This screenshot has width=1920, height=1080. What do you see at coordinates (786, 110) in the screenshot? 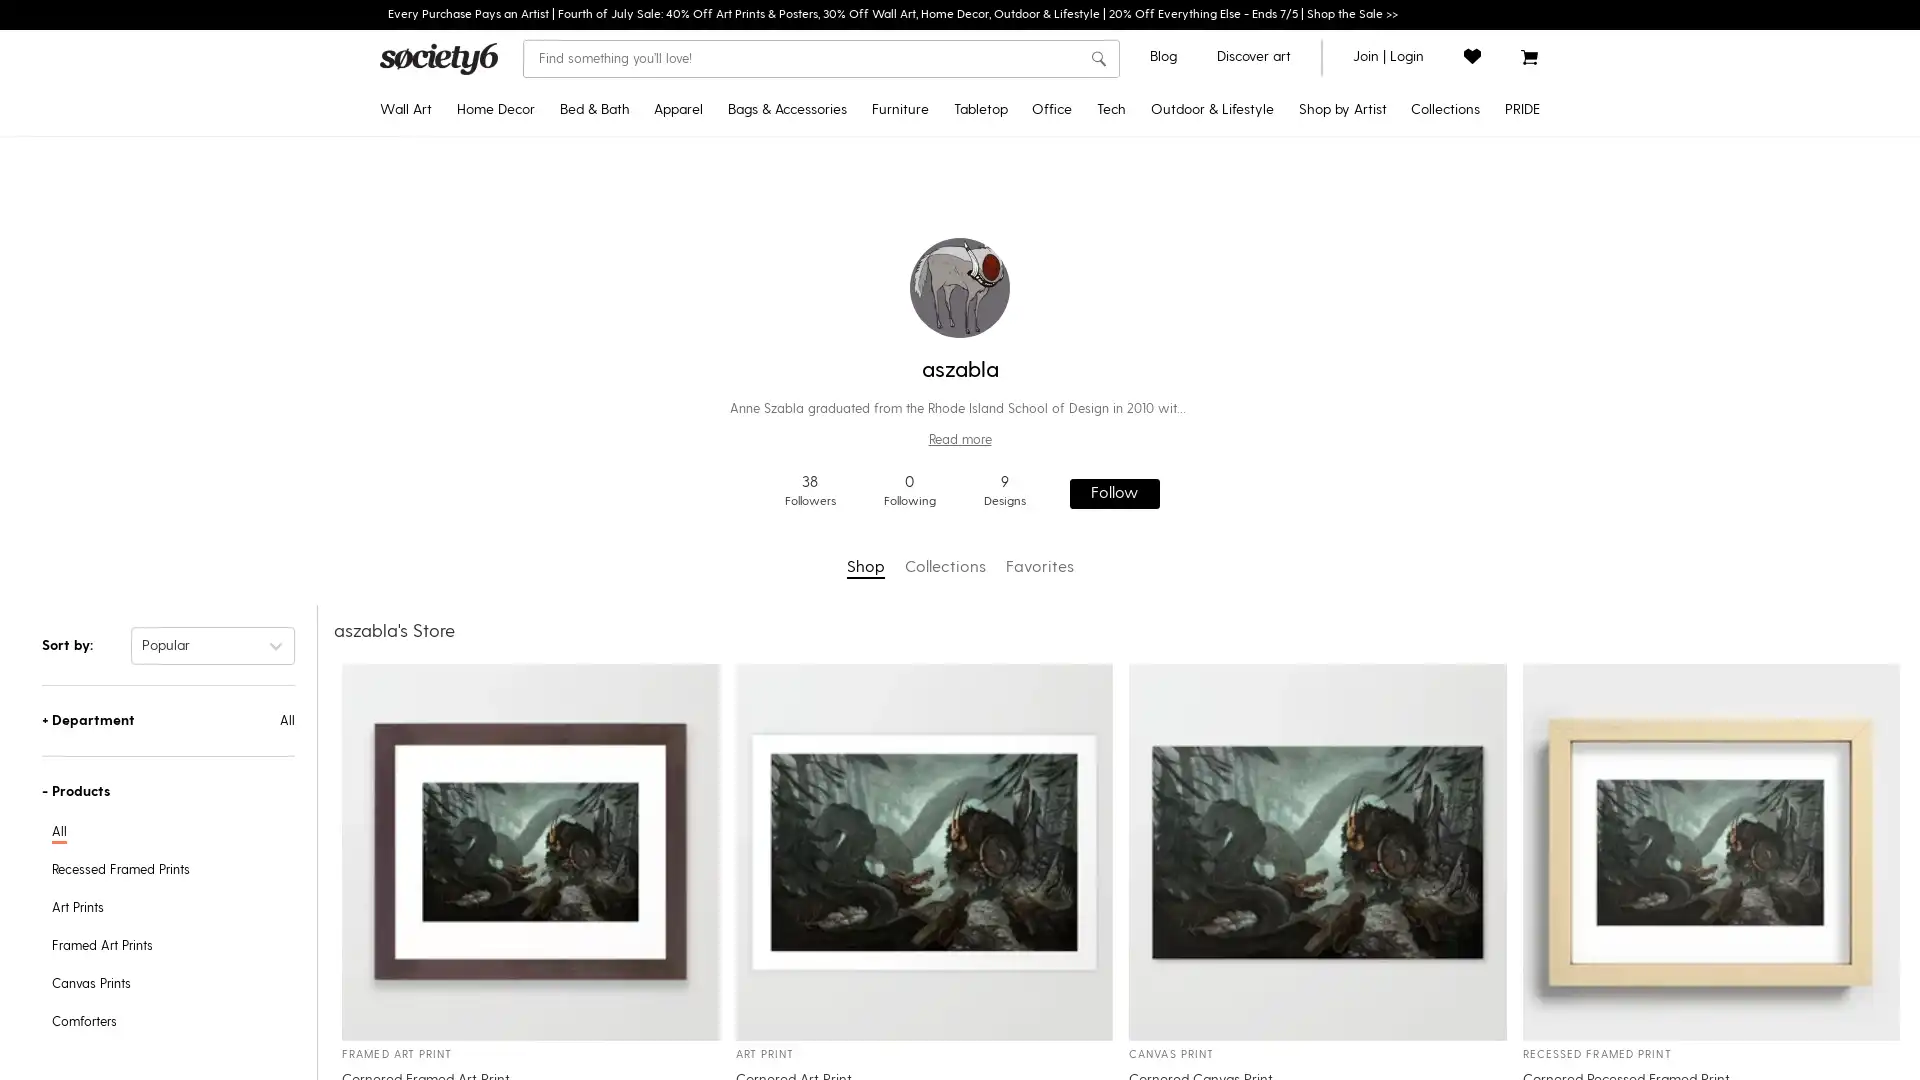
I see `Bags & Accessories` at bounding box center [786, 110].